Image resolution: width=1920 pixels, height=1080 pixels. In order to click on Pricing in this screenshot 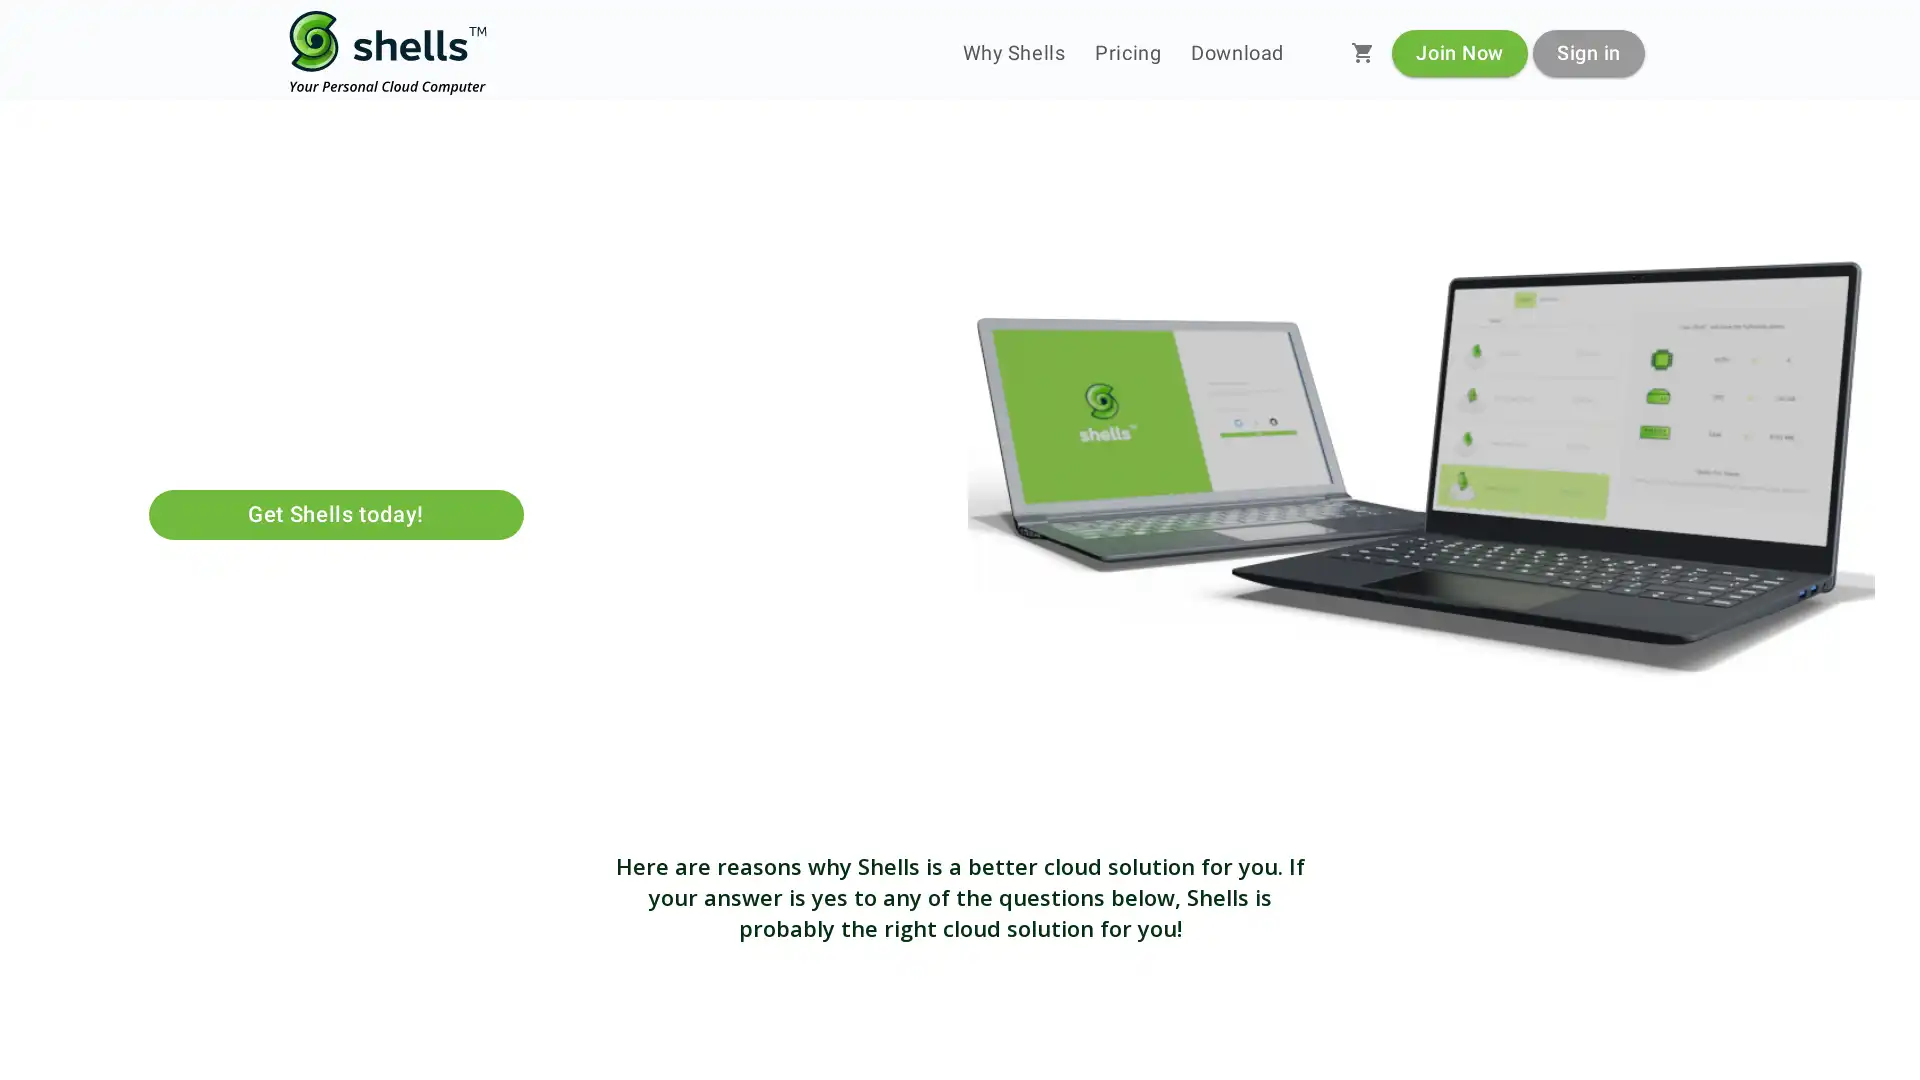, I will do `click(1128, 52)`.